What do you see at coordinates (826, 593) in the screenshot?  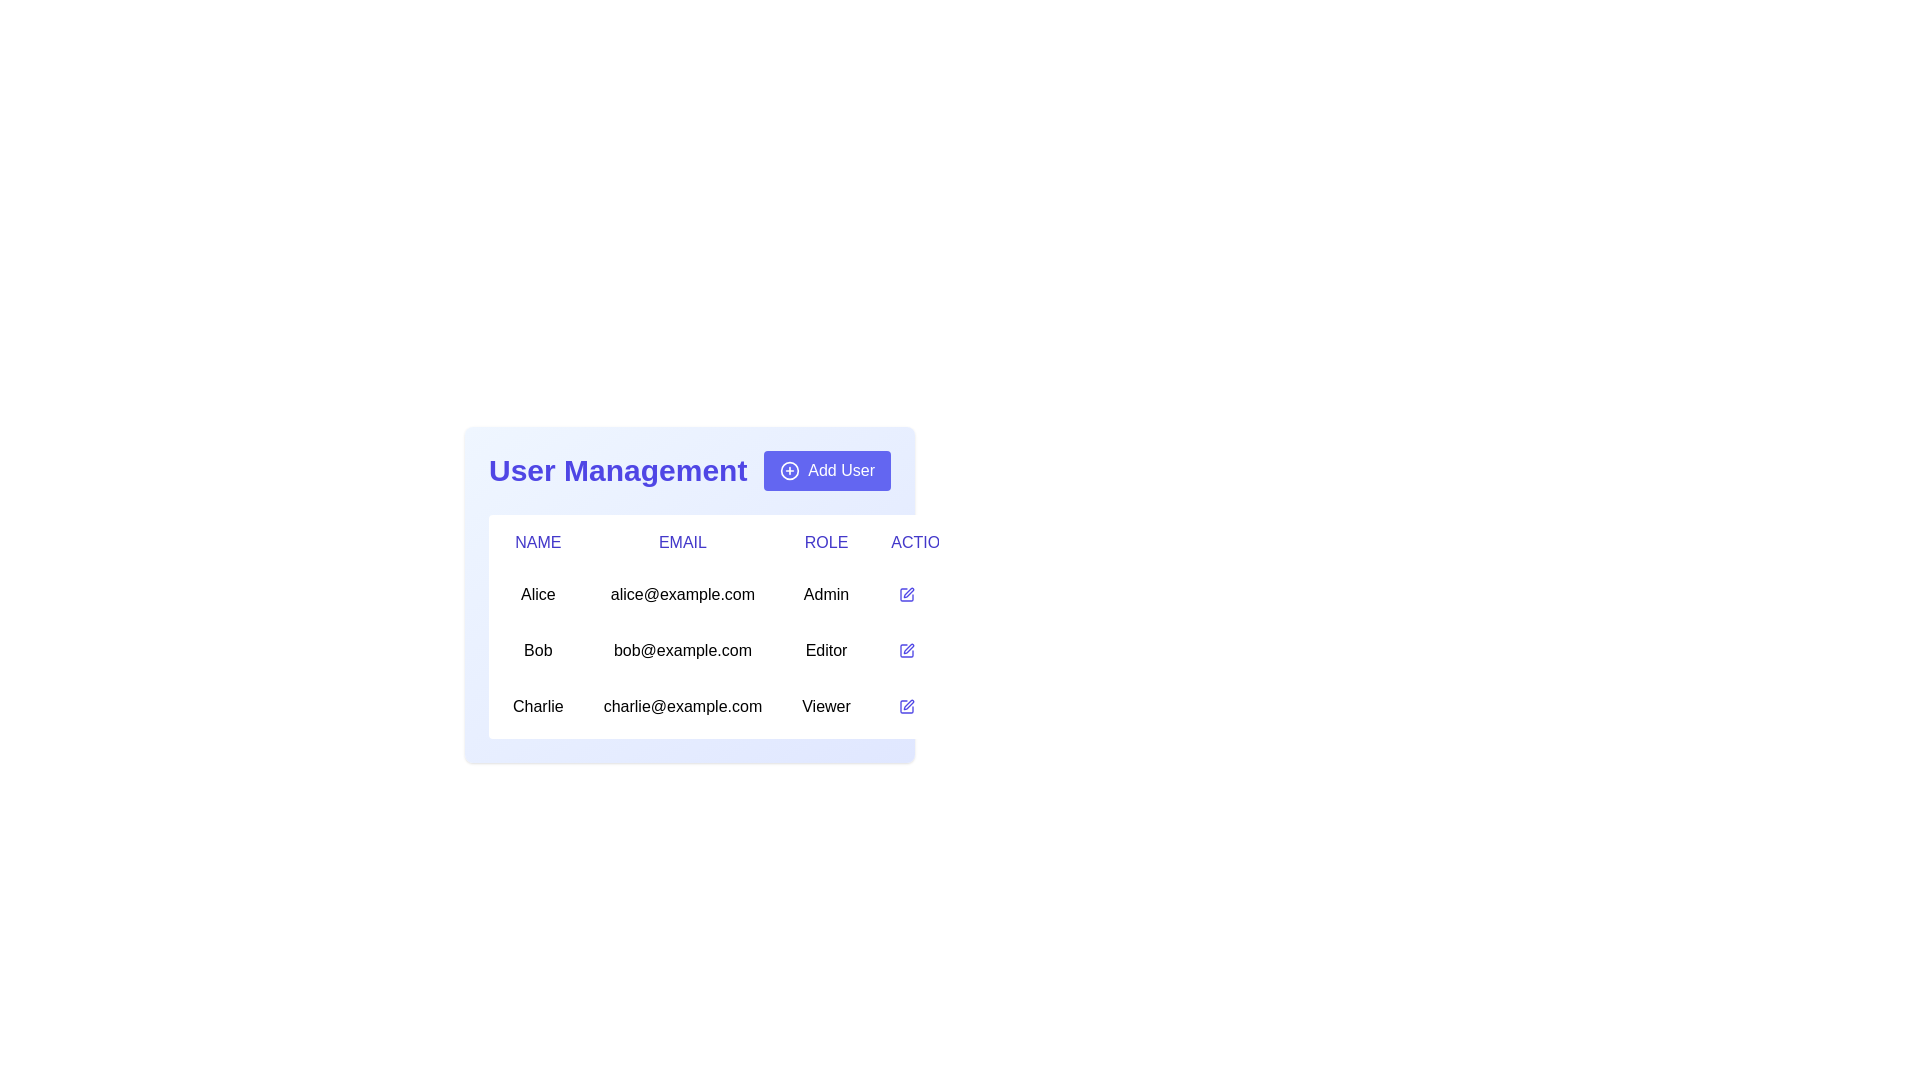 I see `the non-interactive text label displaying the user's role in the first row of the user management table, located in the third column under the 'ROLE' header` at bounding box center [826, 593].